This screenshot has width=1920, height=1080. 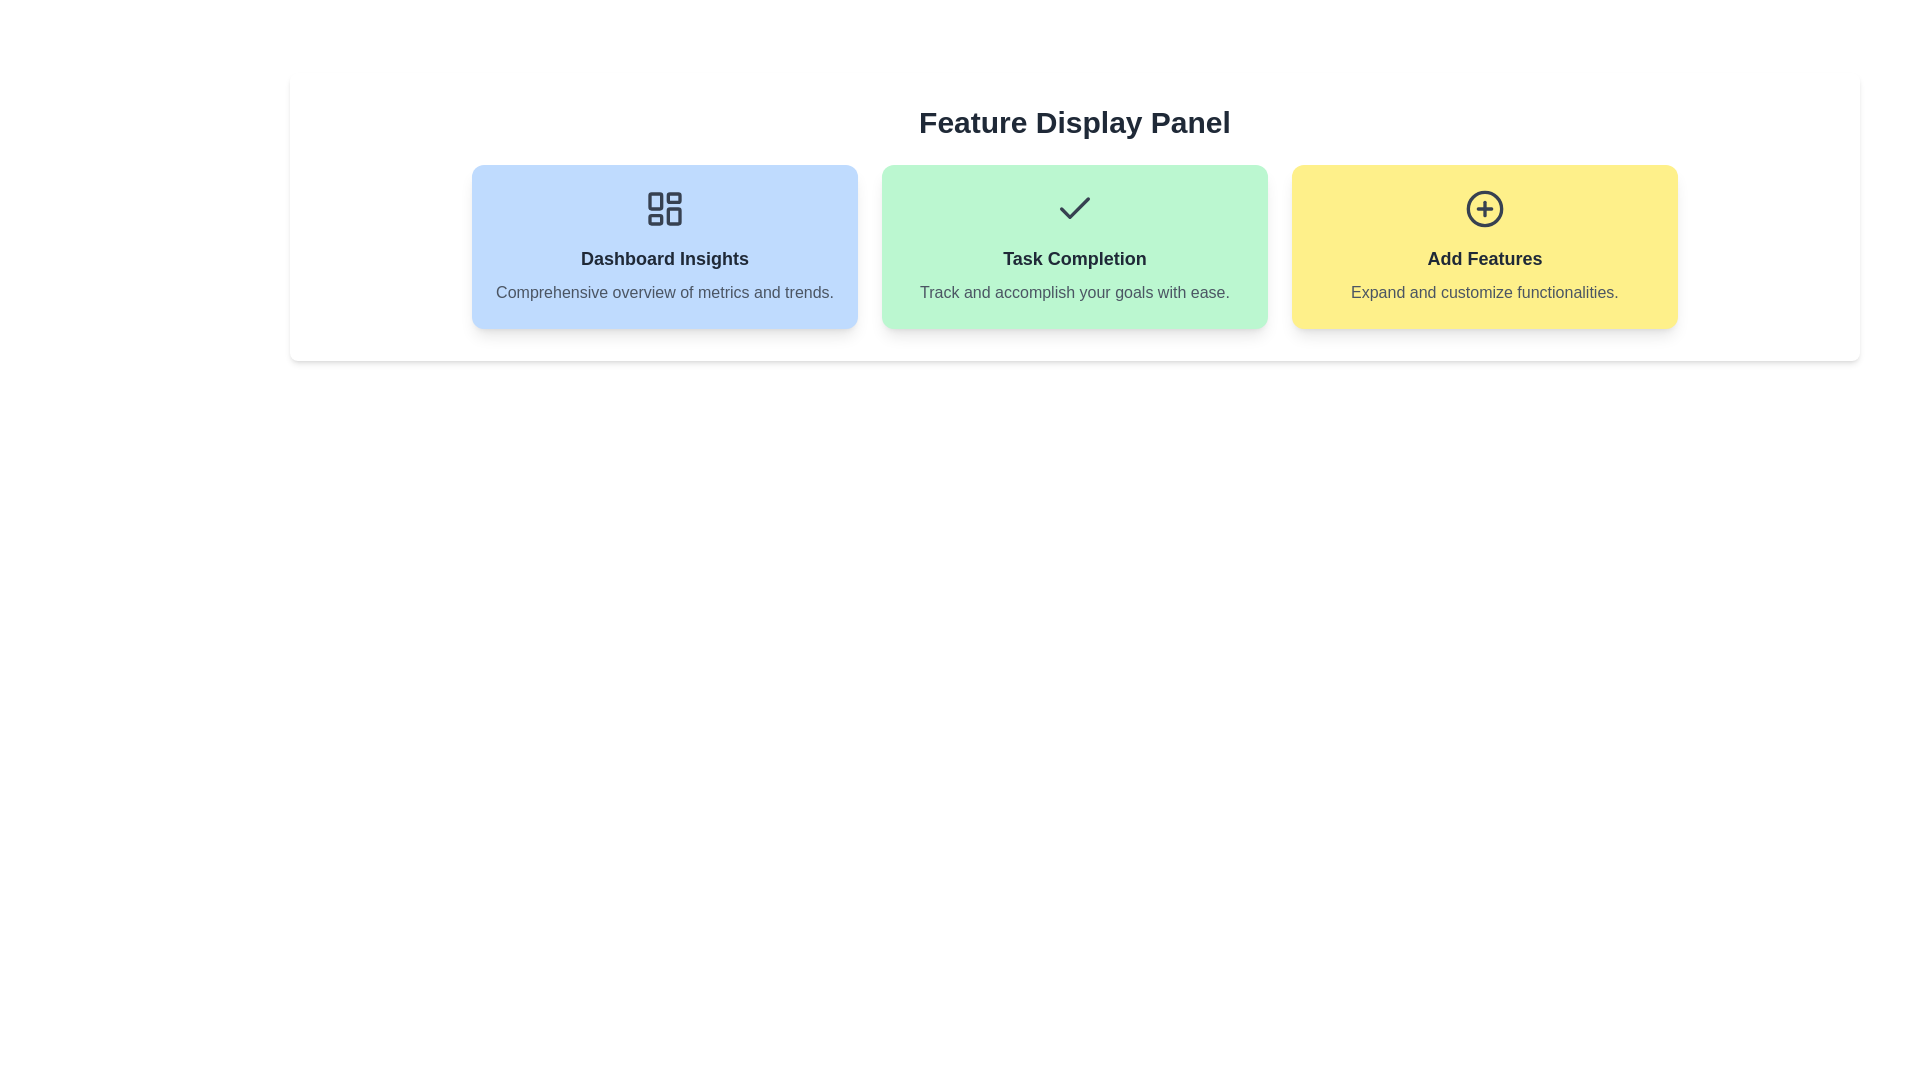 I want to click on the checkmark symbol icon located at the center of the green 'Task Completion' panel on the Feature Display Panel interface, so click(x=1074, y=208).